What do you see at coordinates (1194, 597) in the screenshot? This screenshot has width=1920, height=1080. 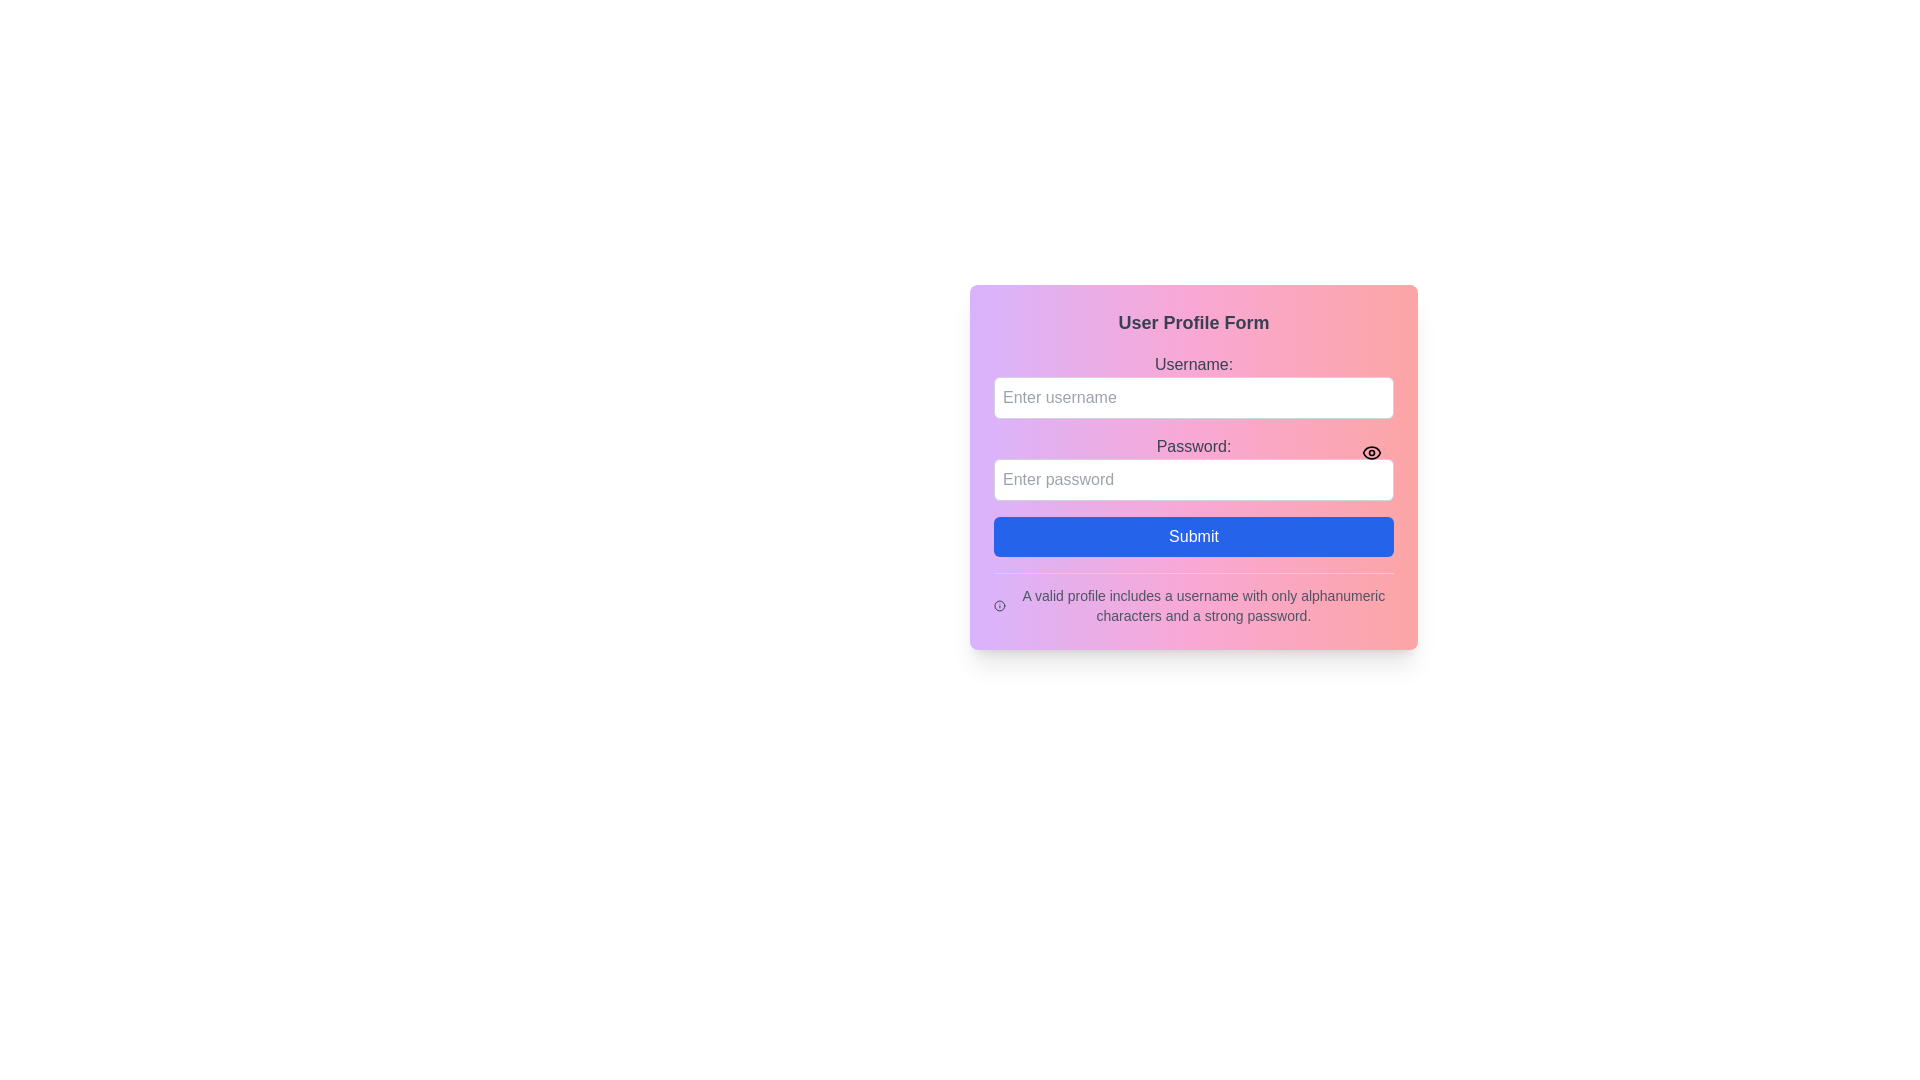 I see `the instructional text block that provides guidance on creating a valid profile, which includes details about username and password requirements` at bounding box center [1194, 597].